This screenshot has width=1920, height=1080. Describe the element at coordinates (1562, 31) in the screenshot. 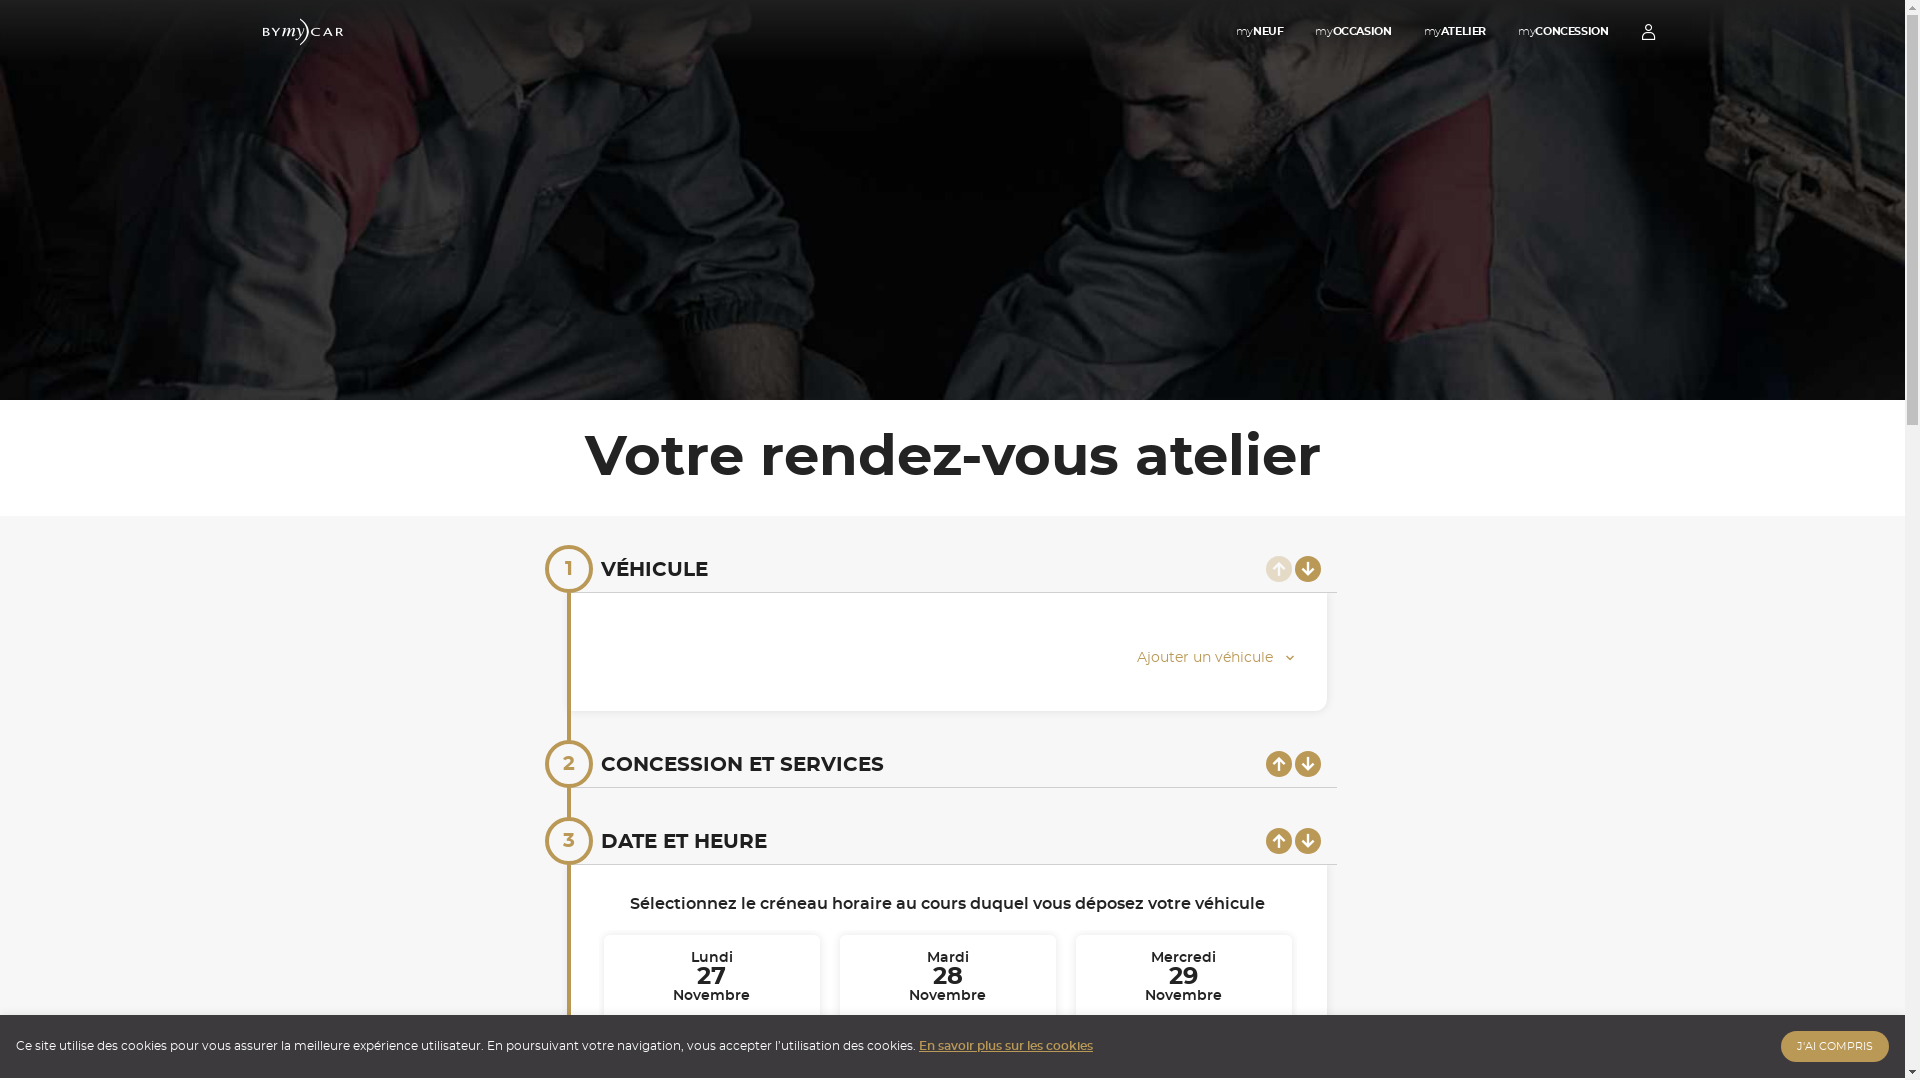

I see `'my` at that location.